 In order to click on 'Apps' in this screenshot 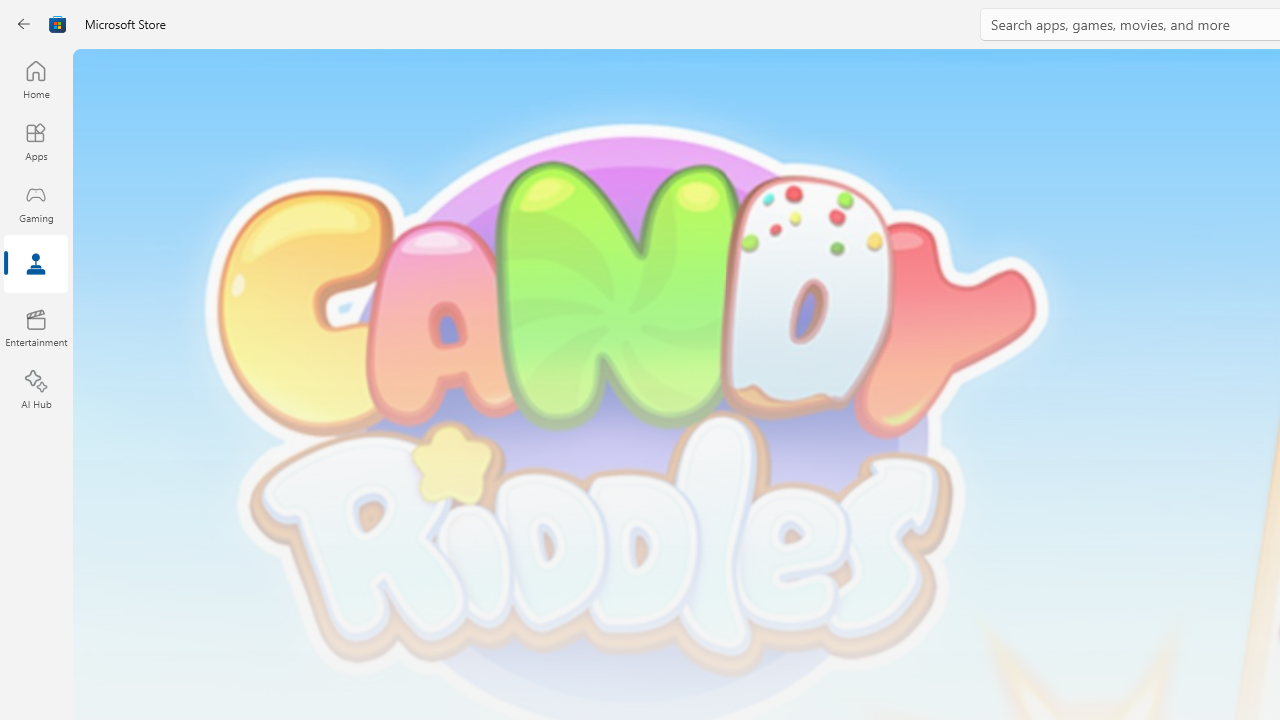, I will do `click(35, 140)`.